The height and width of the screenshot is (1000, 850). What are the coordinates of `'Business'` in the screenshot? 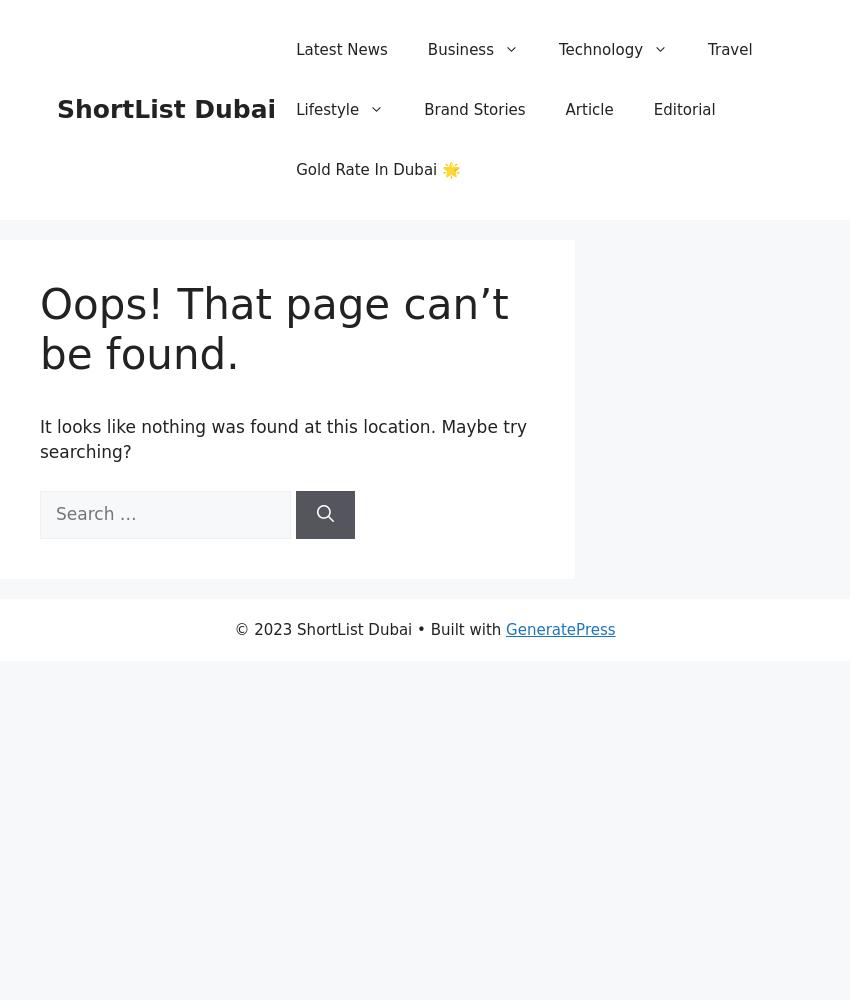 It's located at (459, 50).